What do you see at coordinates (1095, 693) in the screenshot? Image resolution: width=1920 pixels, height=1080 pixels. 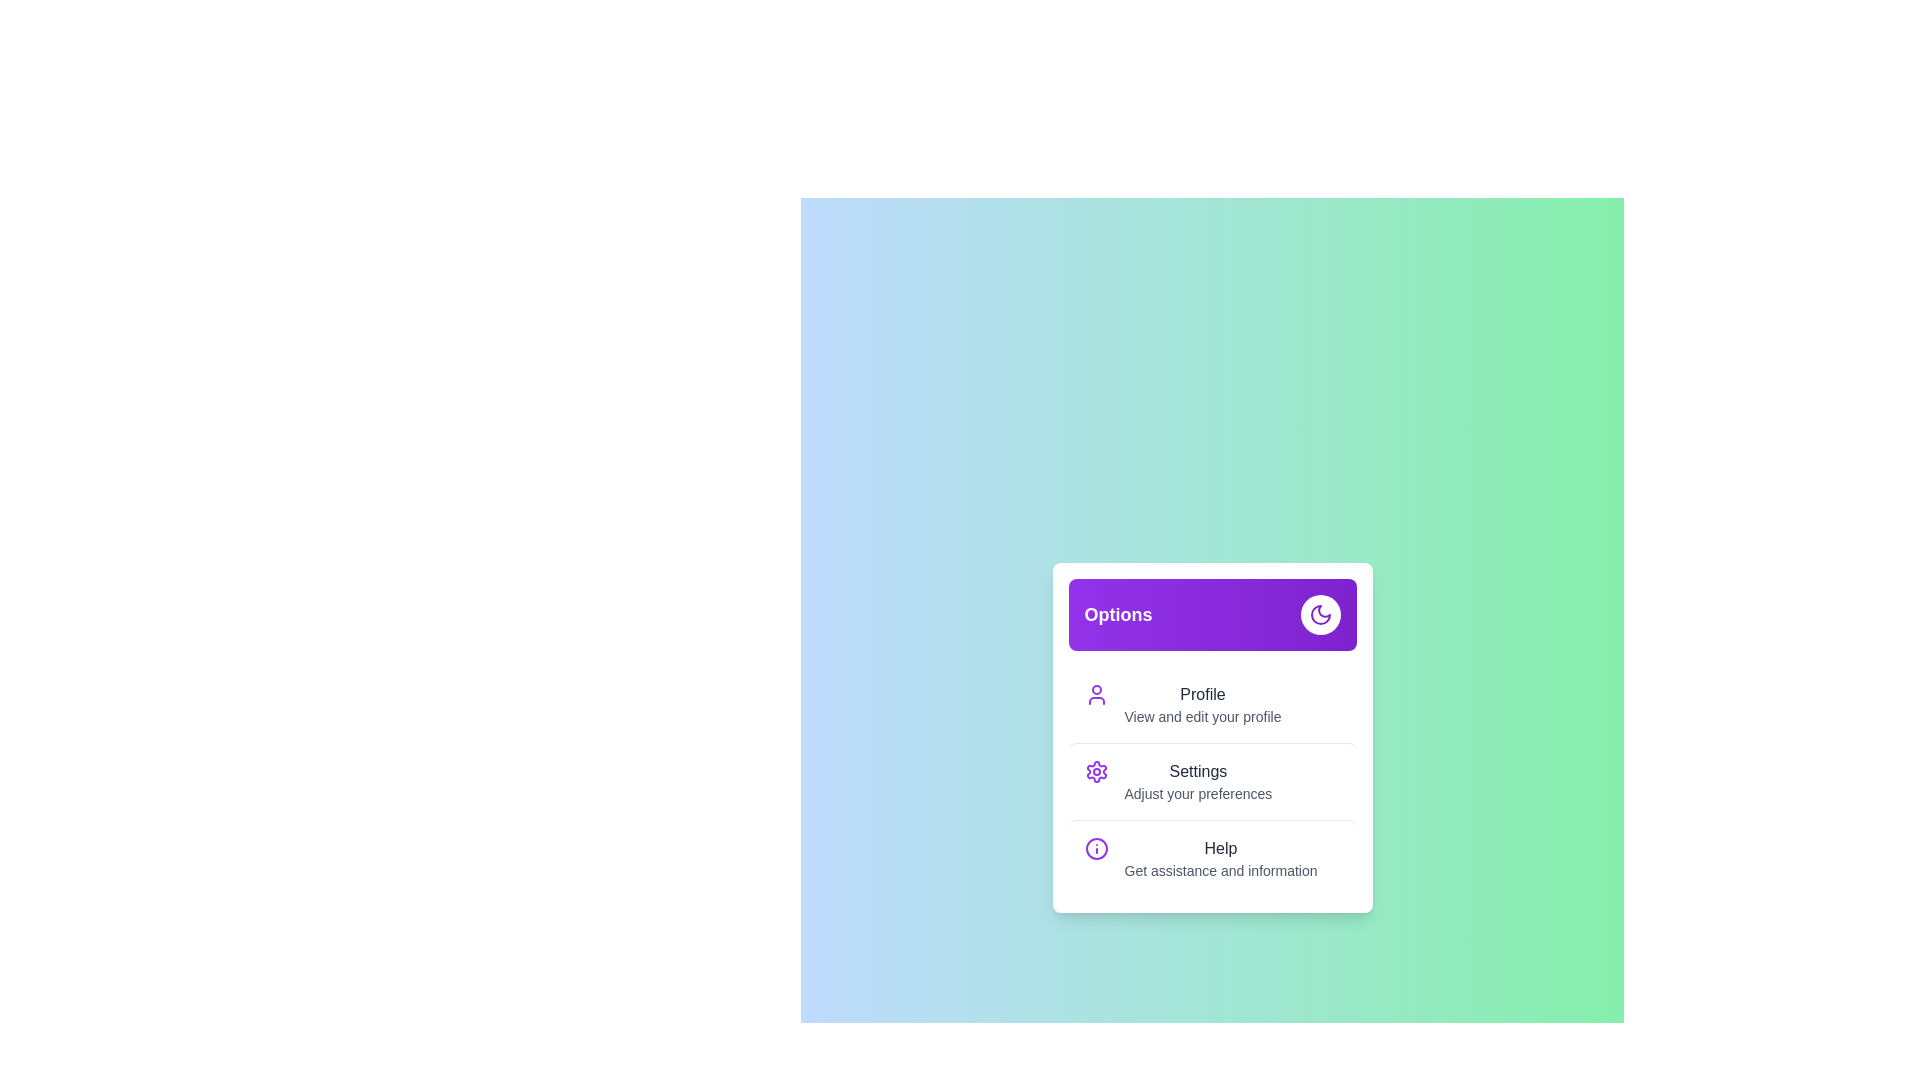 I see `the icon for Profile in the menu` at bounding box center [1095, 693].